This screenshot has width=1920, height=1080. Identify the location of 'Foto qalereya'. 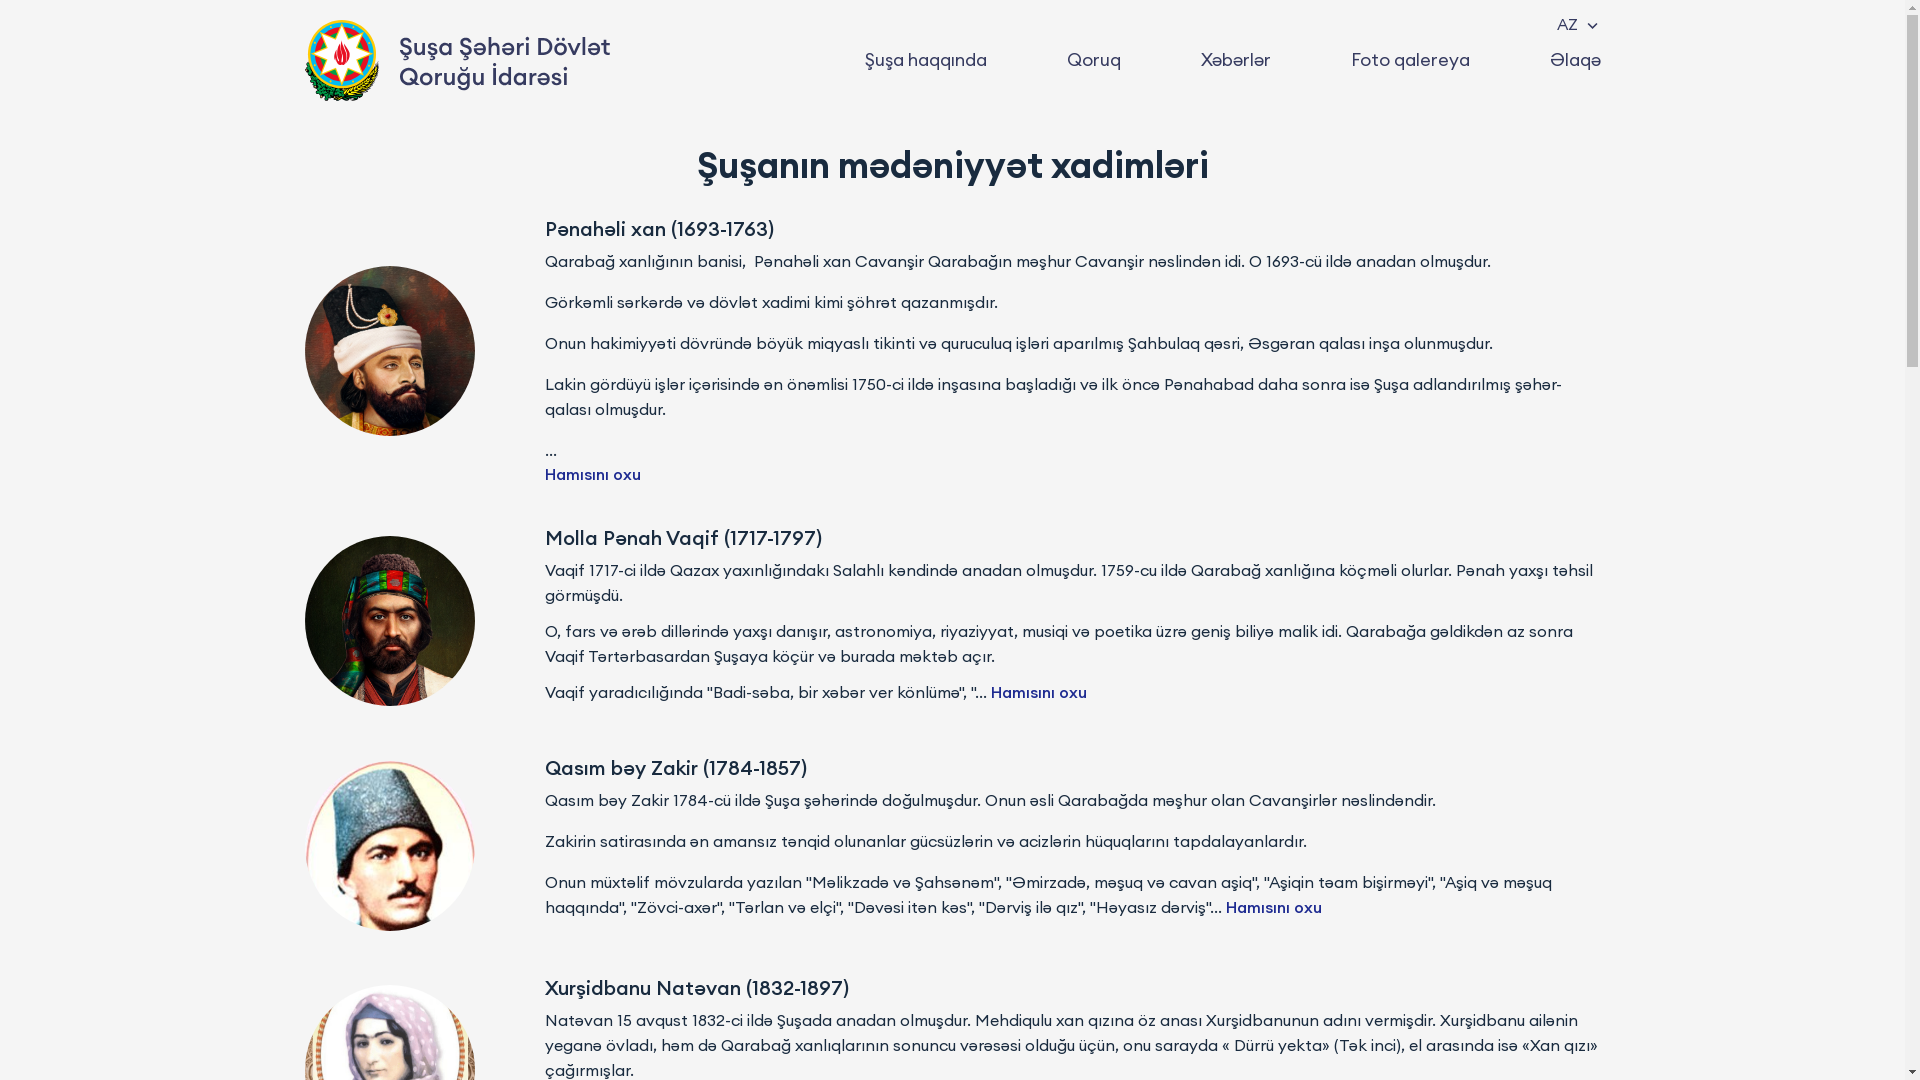
(1408, 59).